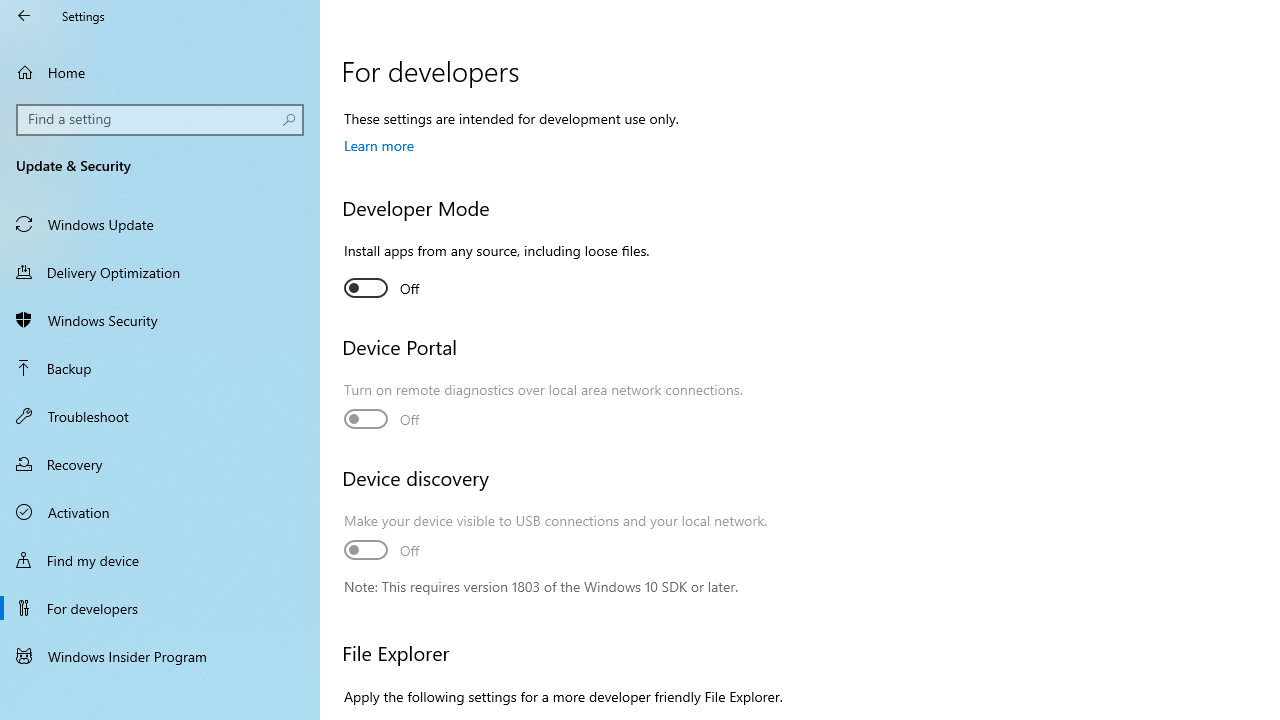 This screenshot has height=720, width=1280. Describe the element at coordinates (160, 271) in the screenshot. I see `'Delivery Optimization'` at that location.